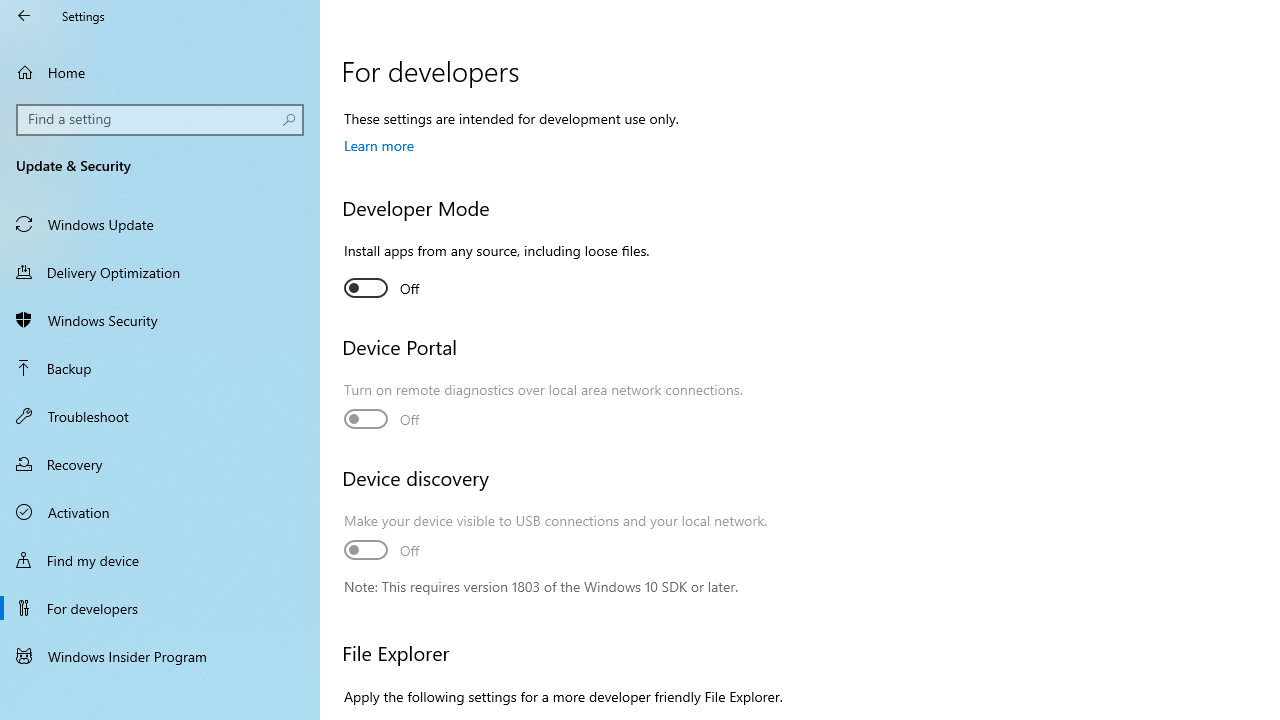 This screenshot has height=720, width=1280. Describe the element at coordinates (160, 271) in the screenshot. I see `'Delivery Optimization'` at that location.